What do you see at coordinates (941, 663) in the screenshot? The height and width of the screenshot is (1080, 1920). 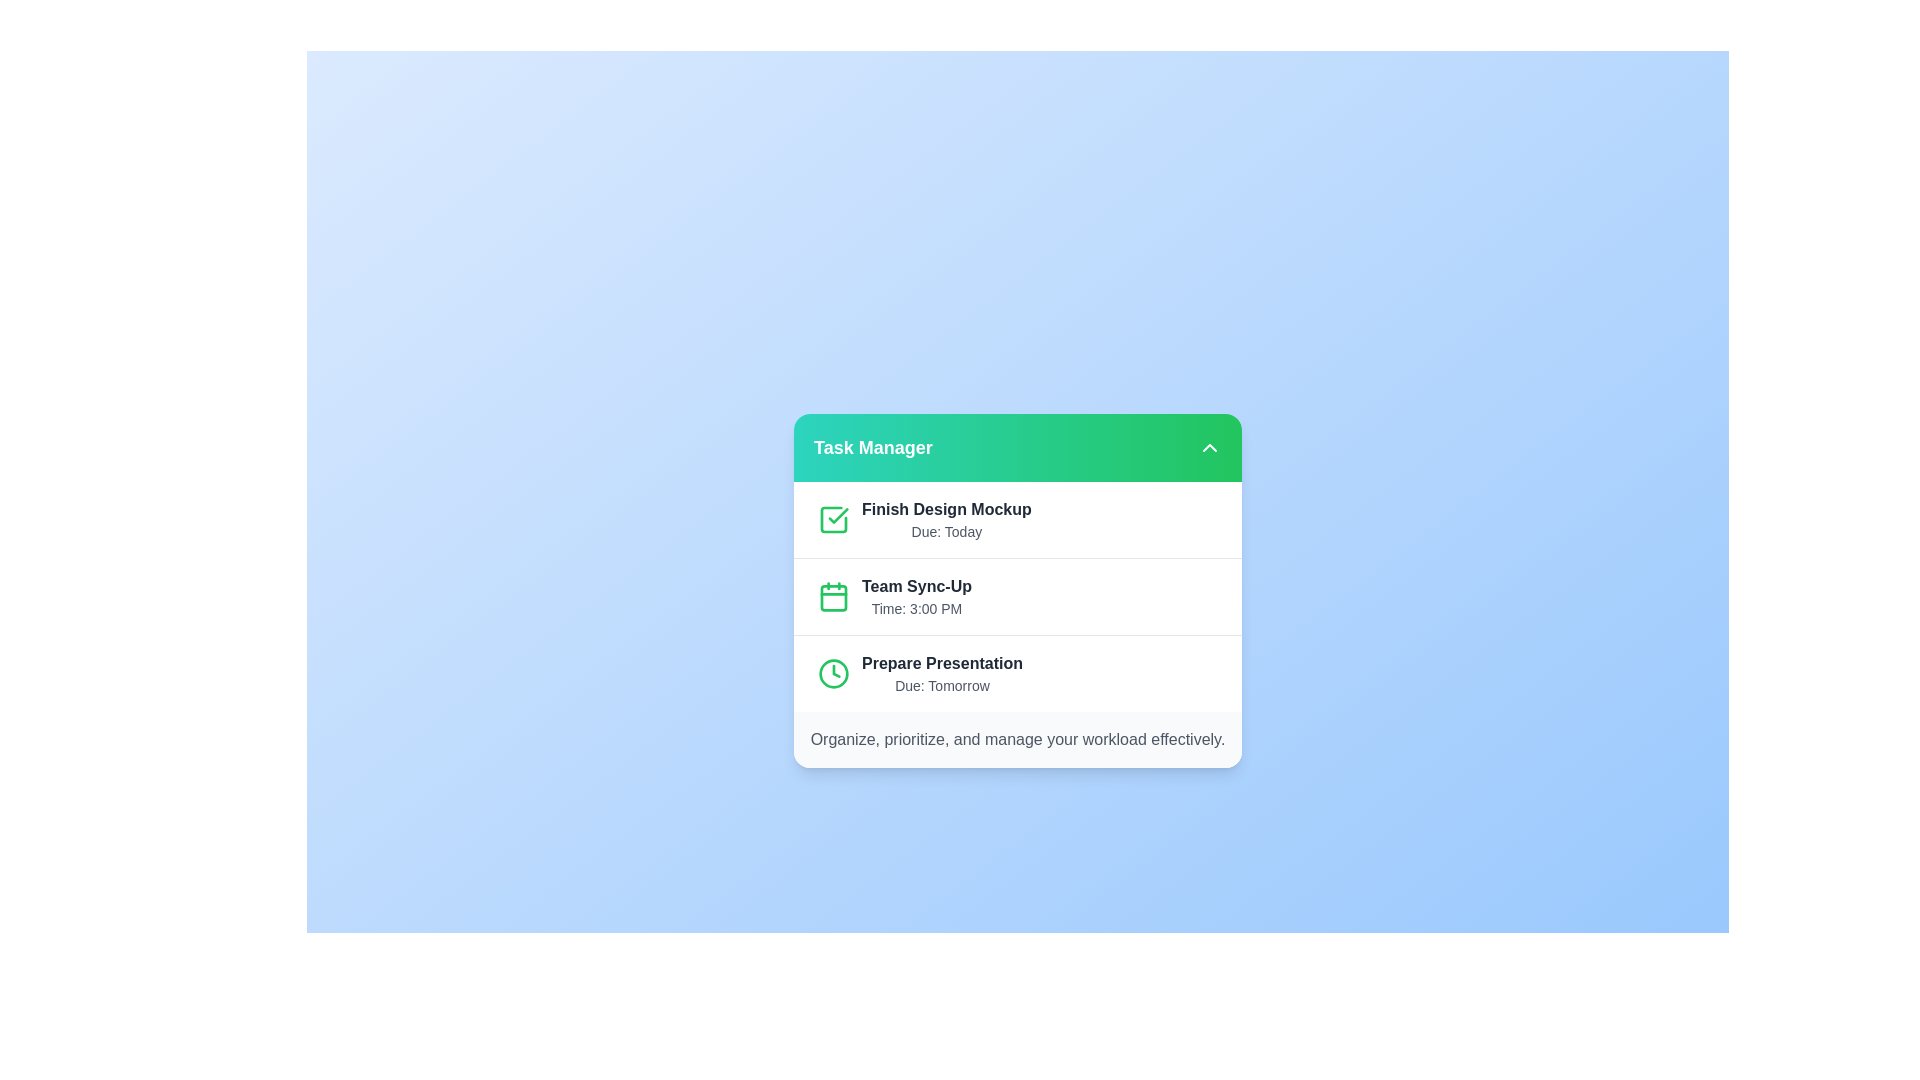 I see `the task item 'Prepare Presentation' by clicking on it` at bounding box center [941, 663].